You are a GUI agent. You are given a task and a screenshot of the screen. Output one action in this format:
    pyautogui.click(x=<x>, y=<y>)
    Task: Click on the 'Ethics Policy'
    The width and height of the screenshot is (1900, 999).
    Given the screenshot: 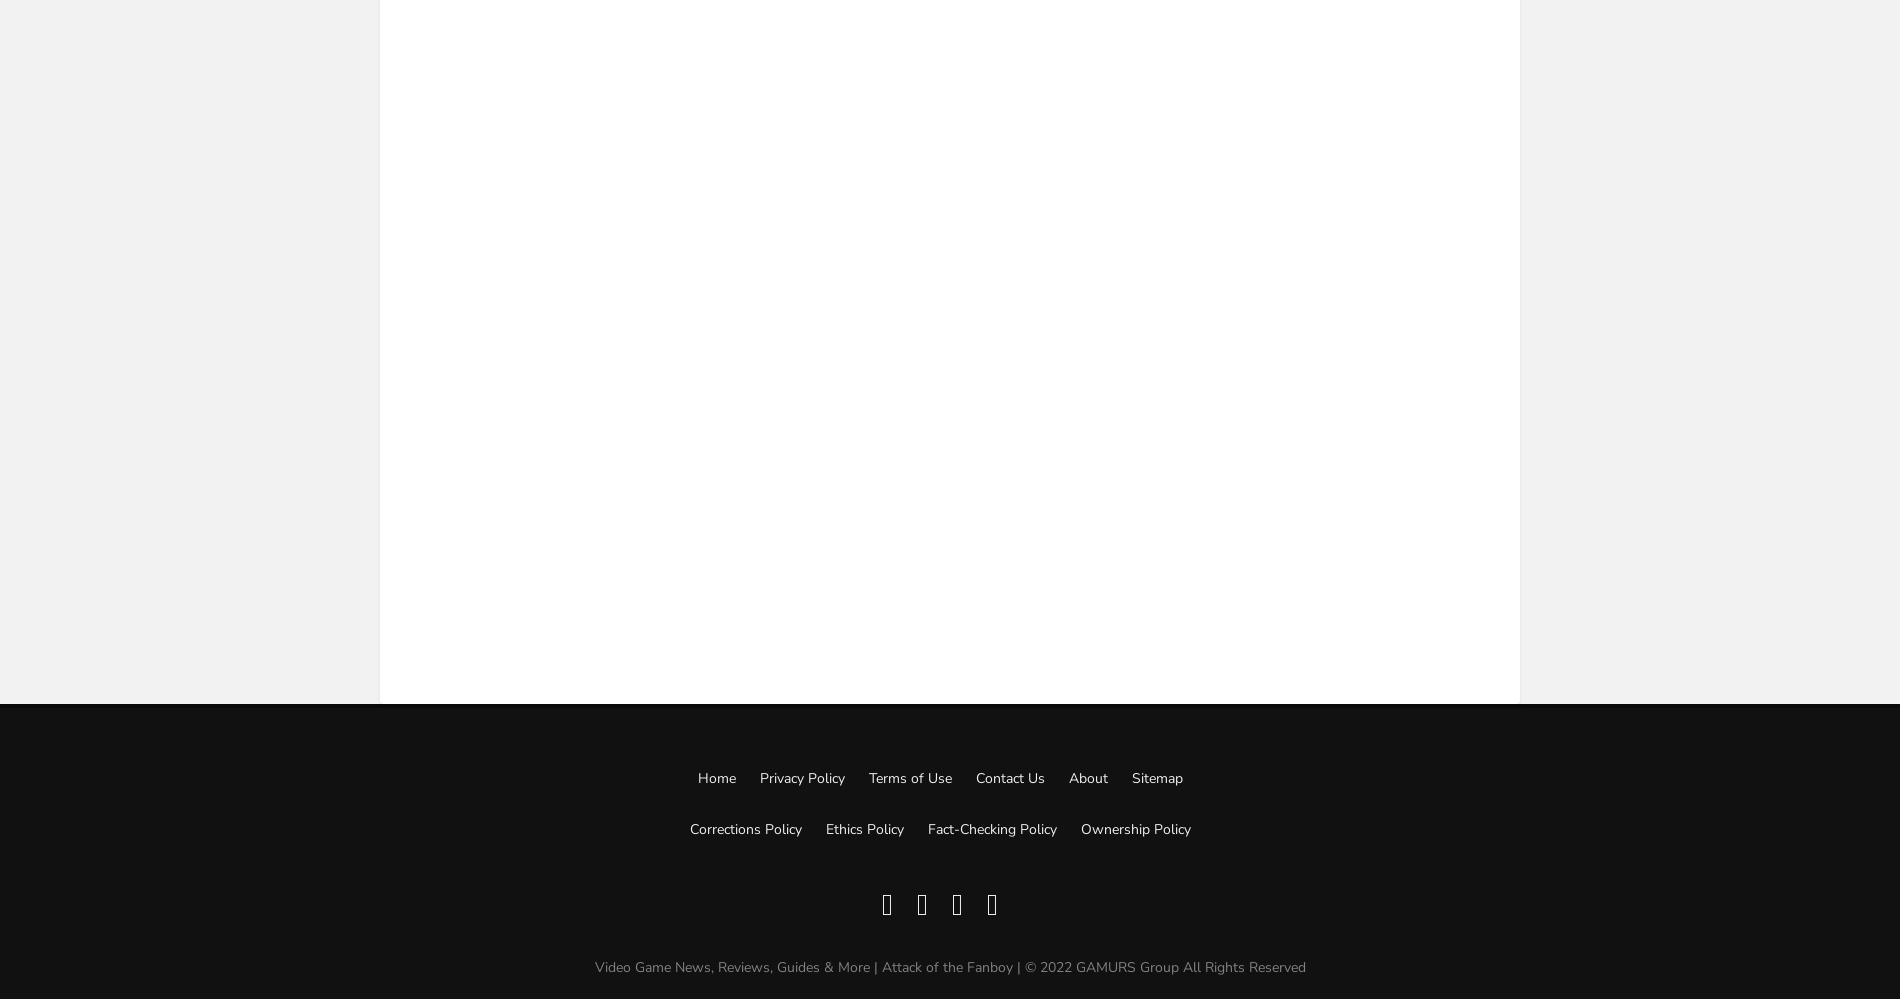 What is the action you would take?
    pyautogui.click(x=862, y=828)
    